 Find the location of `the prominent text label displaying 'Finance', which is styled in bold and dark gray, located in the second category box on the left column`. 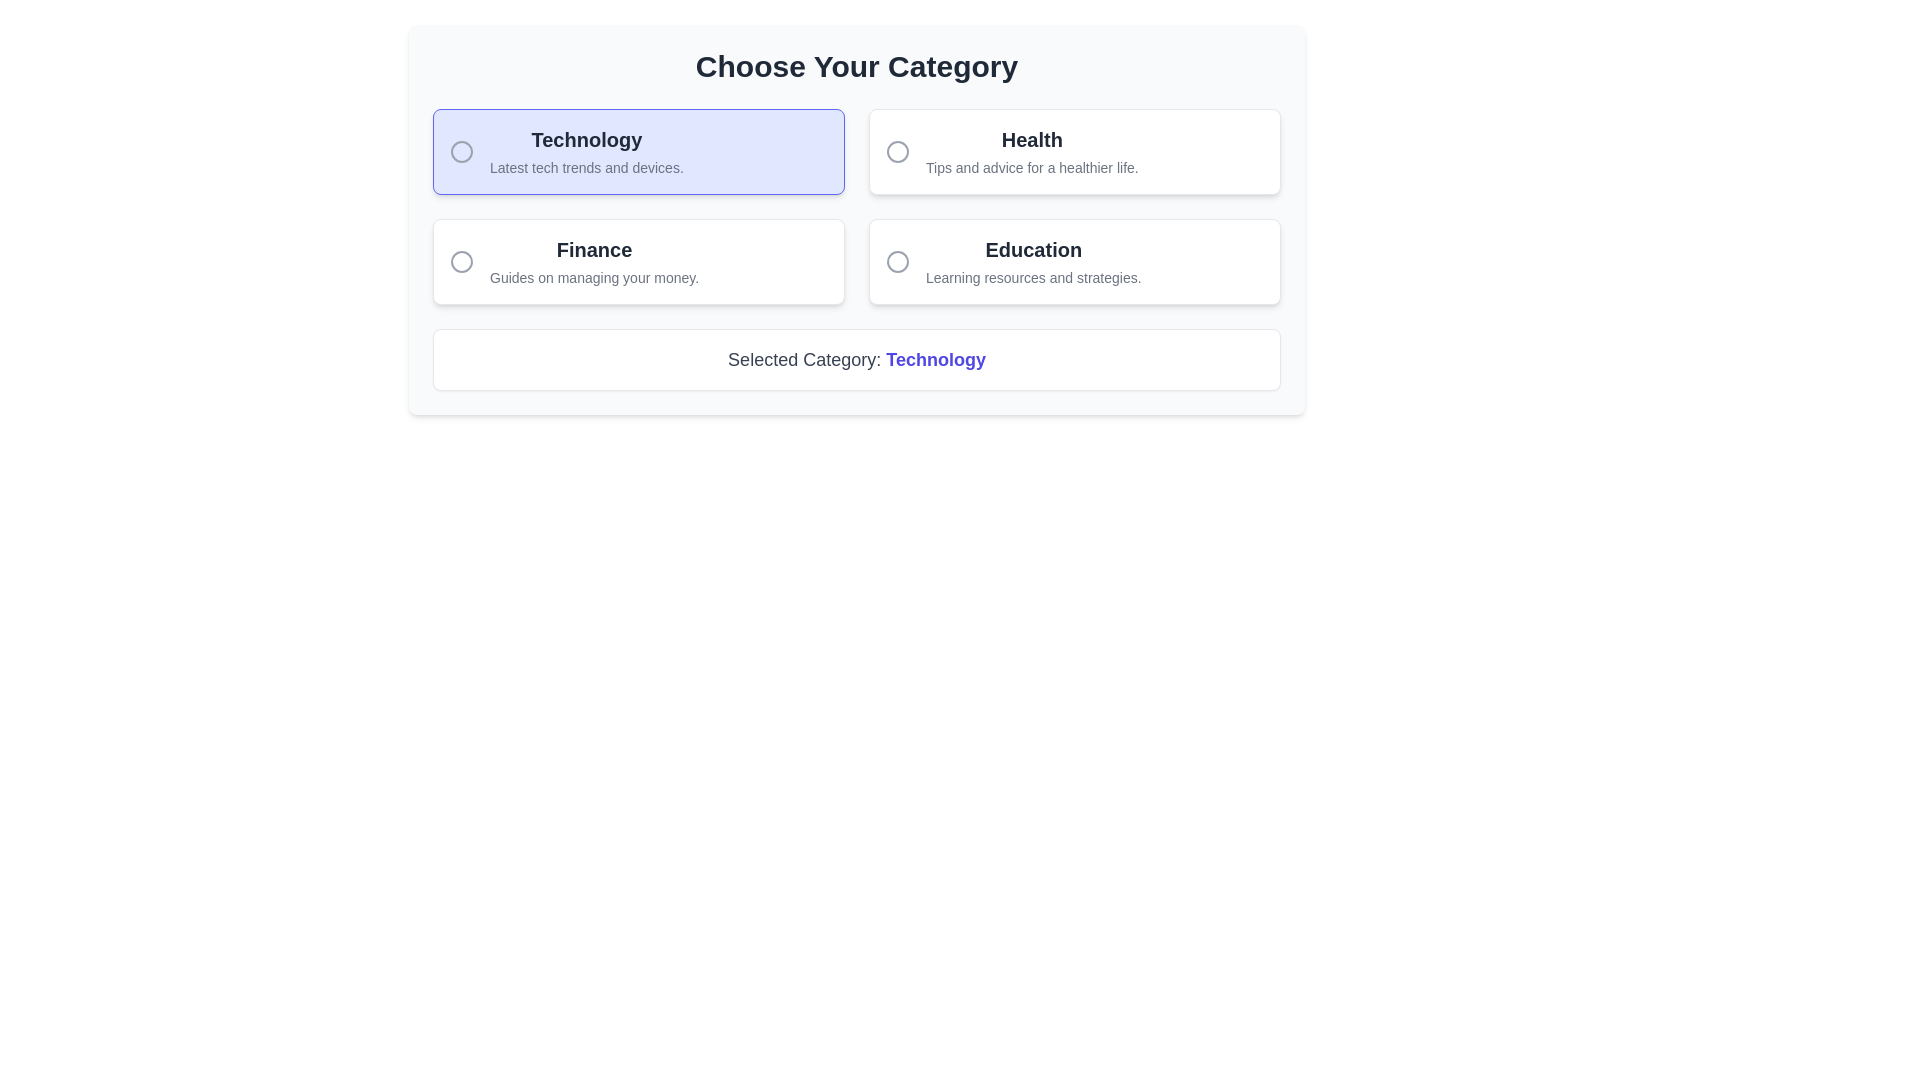

the prominent text label displaying 'Finance', which is styled in bold and dark gray, located in the second category box on the left column is located at coordinates (593, 249).